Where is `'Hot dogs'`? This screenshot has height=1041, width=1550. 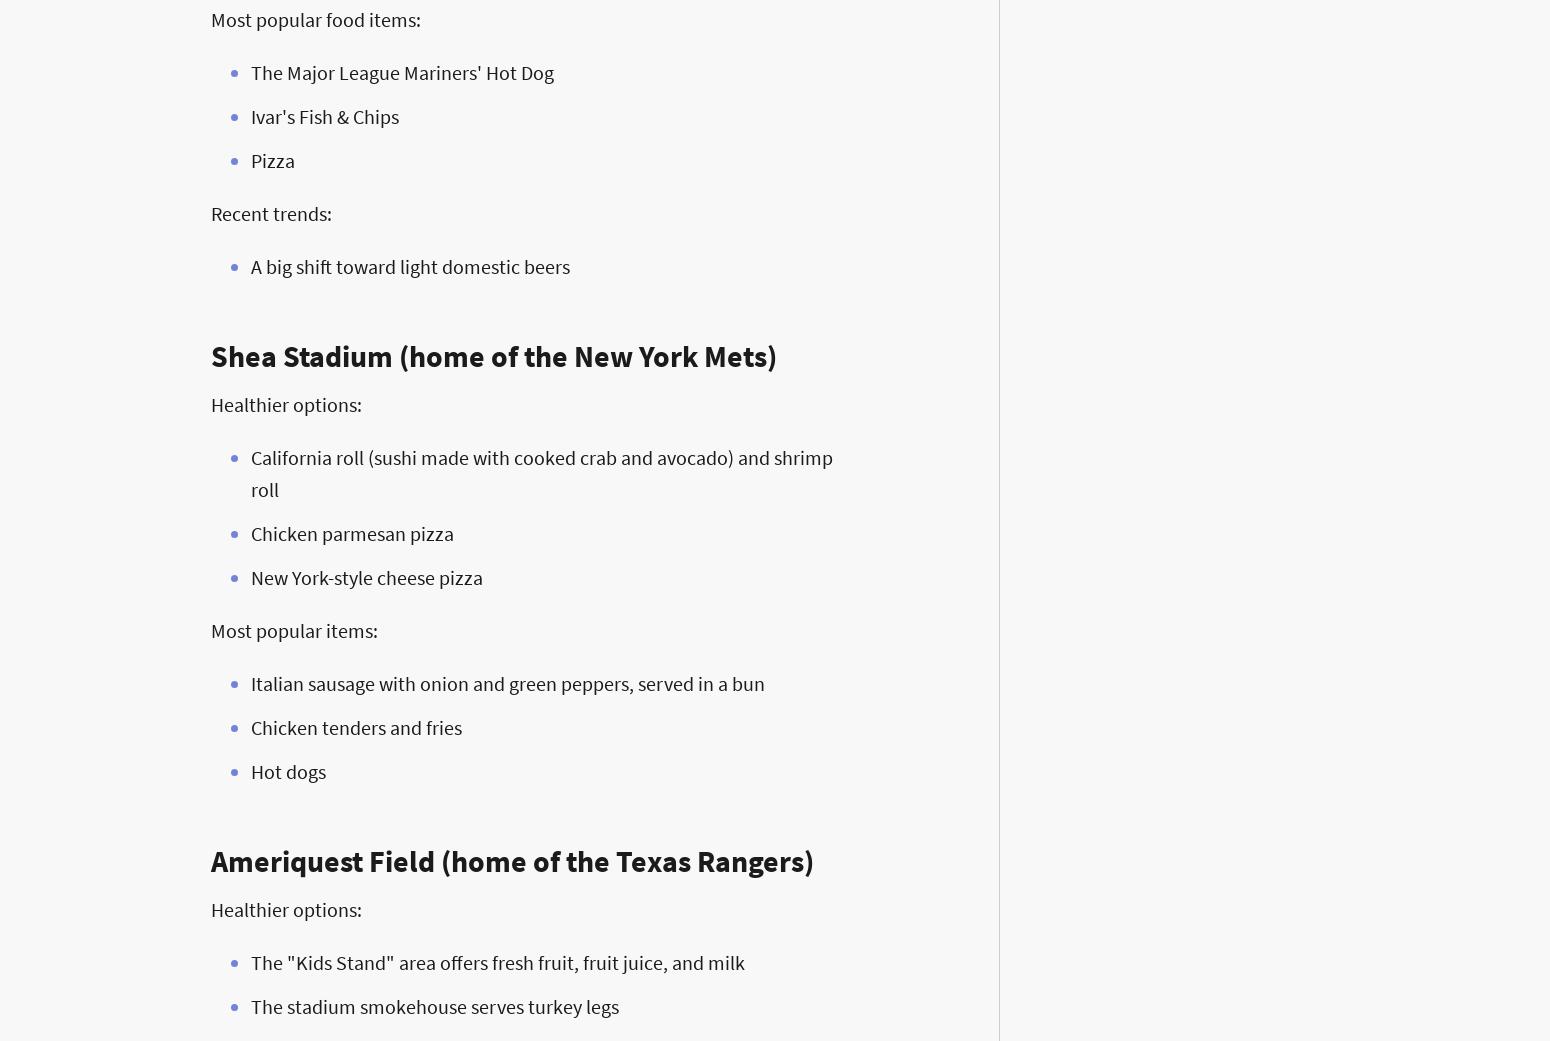 'Hot dogs' is located at coordinates (288, 771).